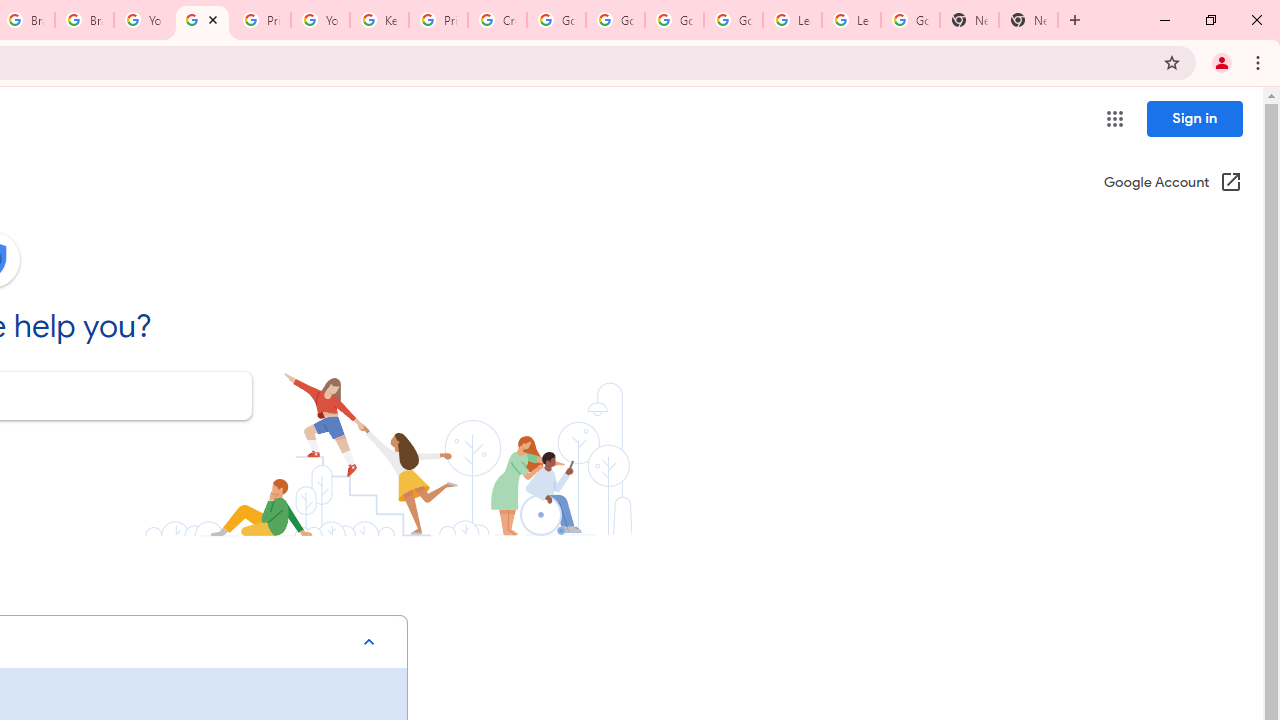  What do you see at coordinates (497, 20) in the screenshot?
I see `'Create your Google Account'` at bounding box center [497, 20].